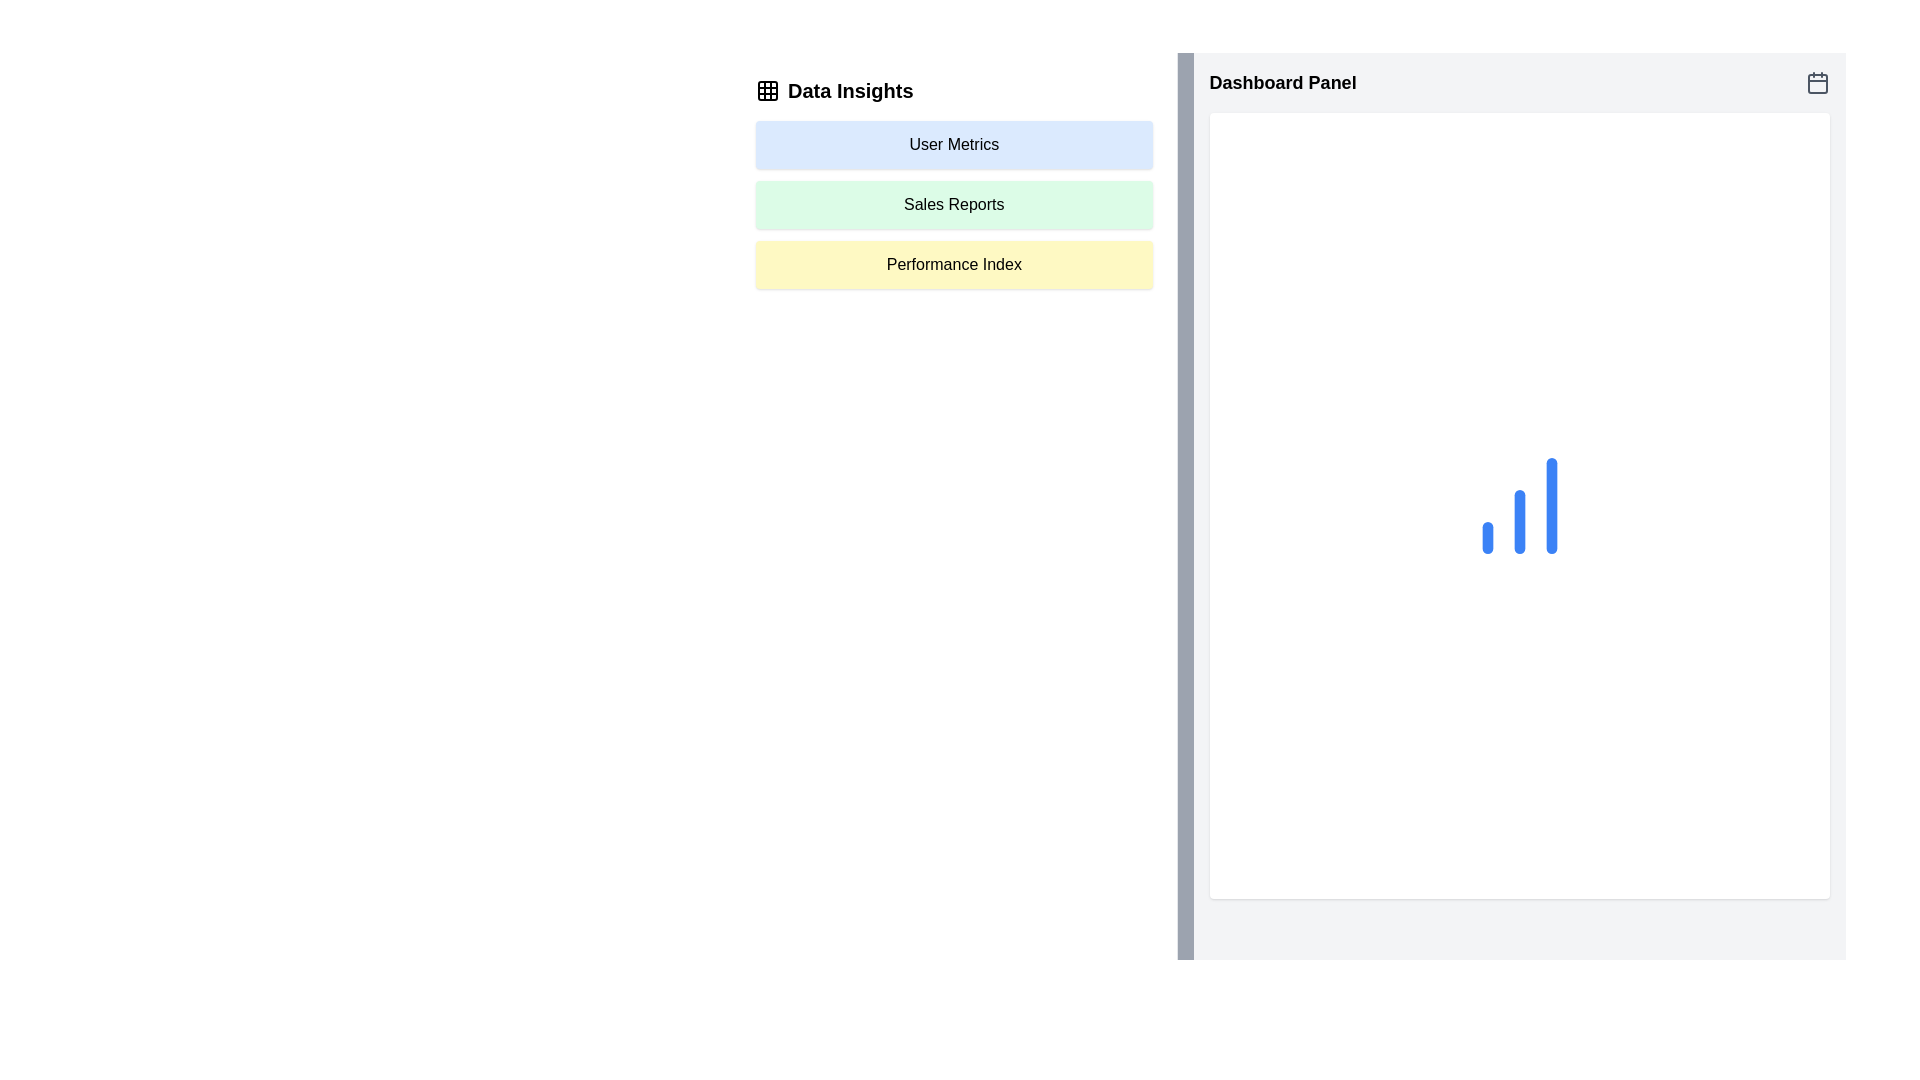 The image size is (1920, 1080). What do you see at coordinates (767, 91) in the screenshot?
I see `the top-left corner icon of the grid representing 'Data Insights'` at bounding box center [767, 91].